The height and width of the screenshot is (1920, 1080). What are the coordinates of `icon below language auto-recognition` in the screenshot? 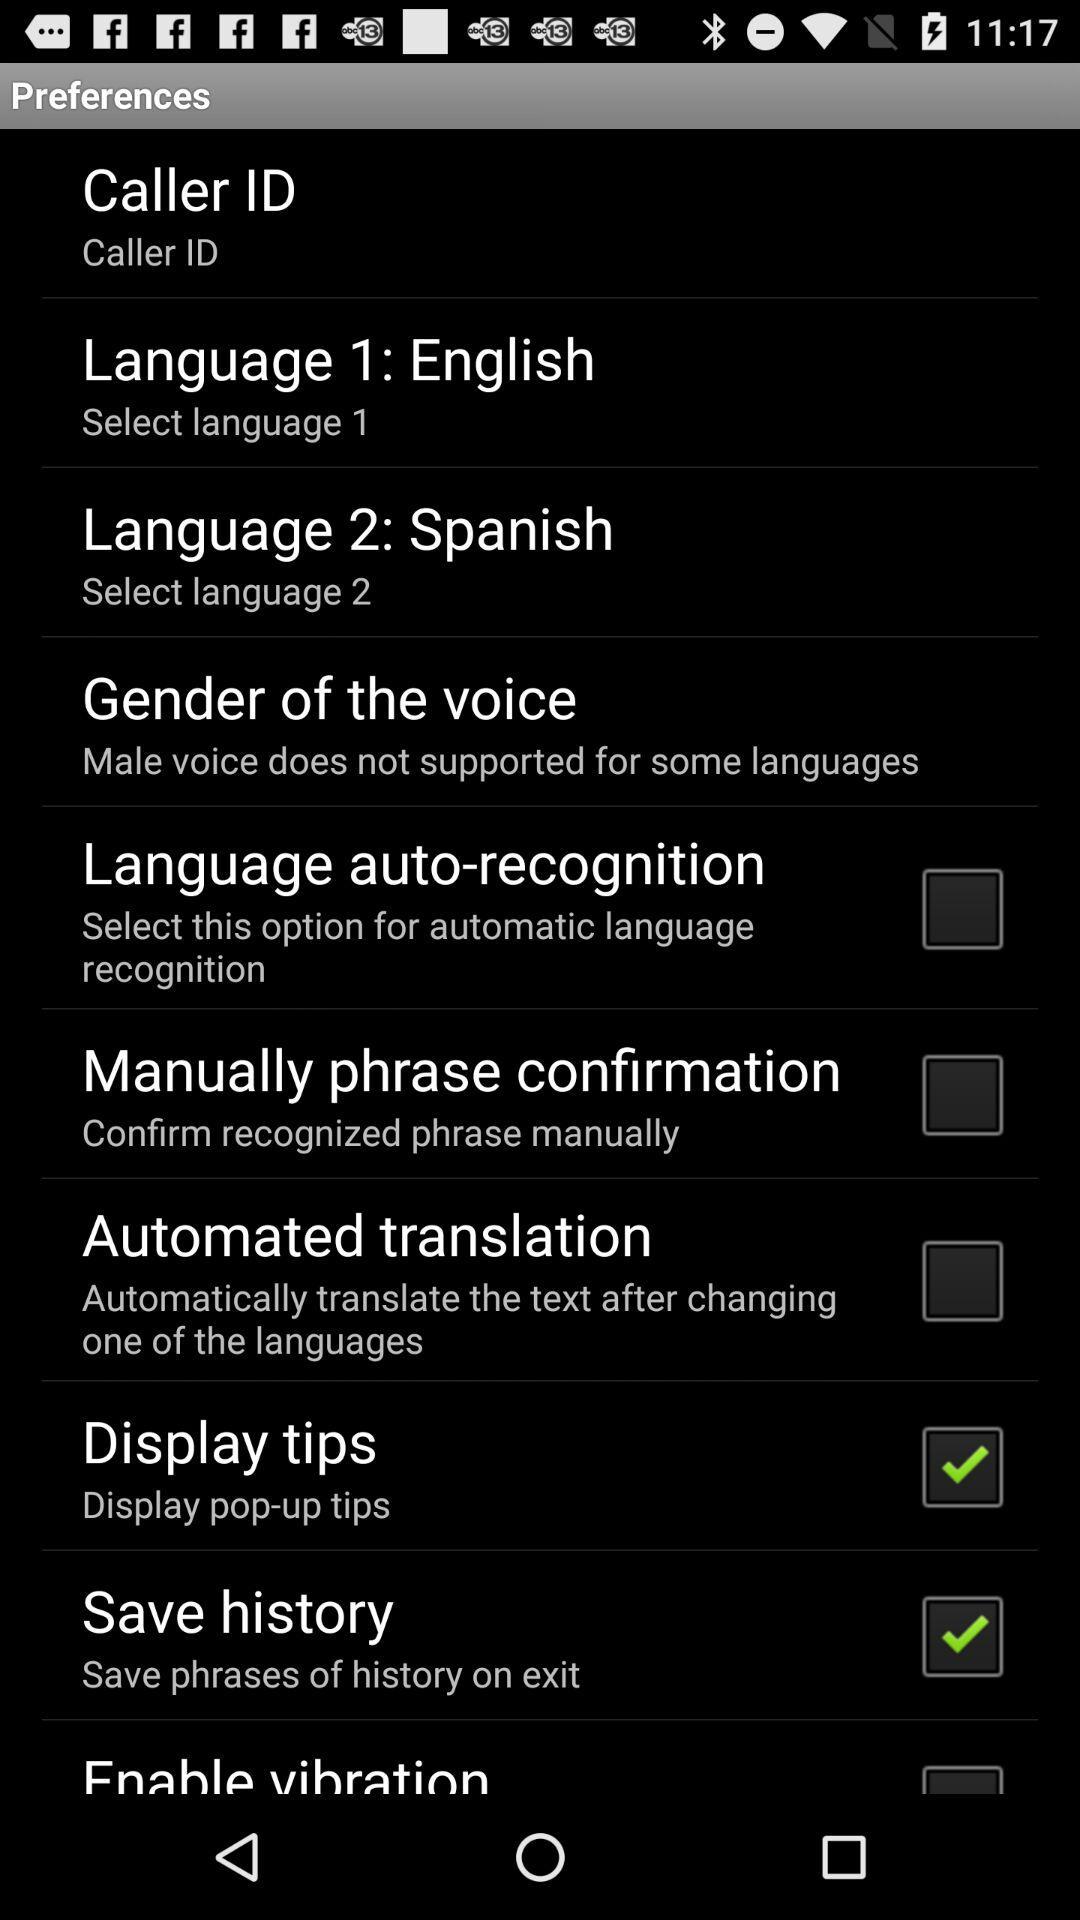 It's located at (489, 945).